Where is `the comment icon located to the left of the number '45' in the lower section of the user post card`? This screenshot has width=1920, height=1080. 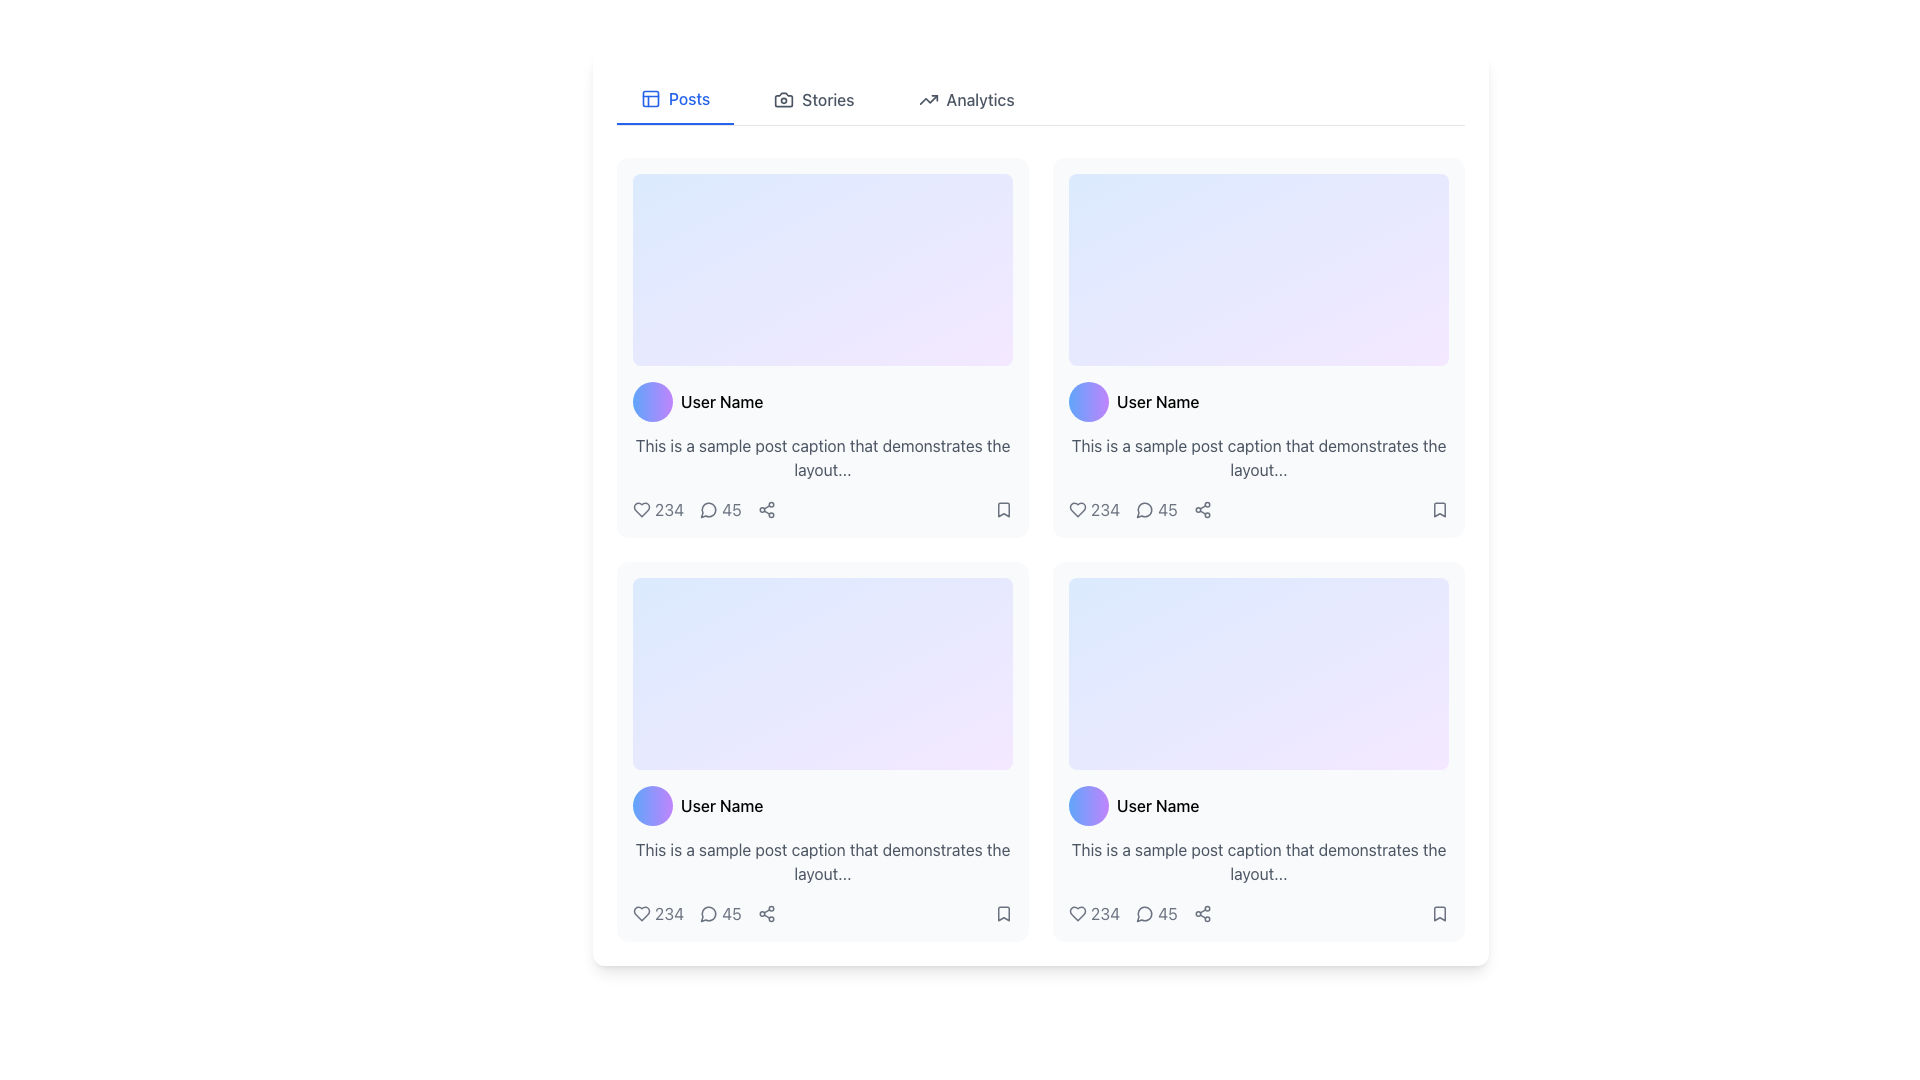
the comment icon located to the left of the number '45' in the lower section of the user post card is located at coordinates (709, 508).